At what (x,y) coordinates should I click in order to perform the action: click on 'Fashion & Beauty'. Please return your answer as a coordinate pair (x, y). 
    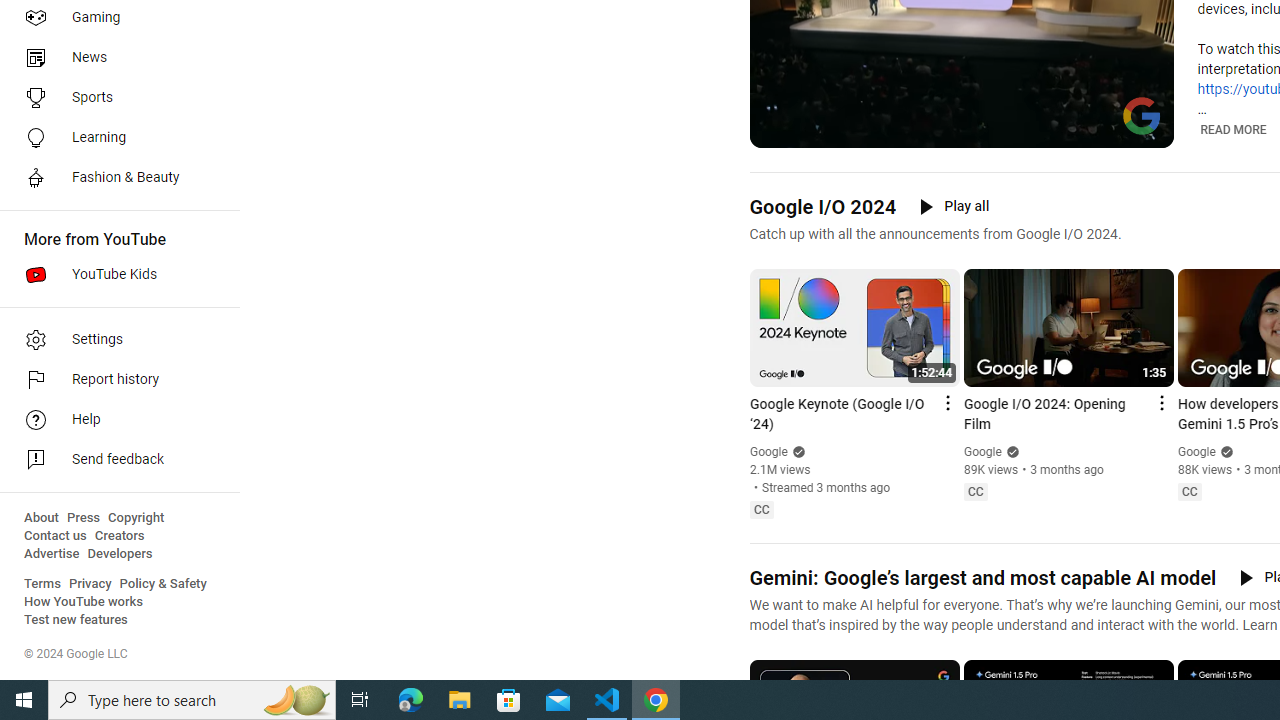
    Looking at the image, I should click on (112, 176).